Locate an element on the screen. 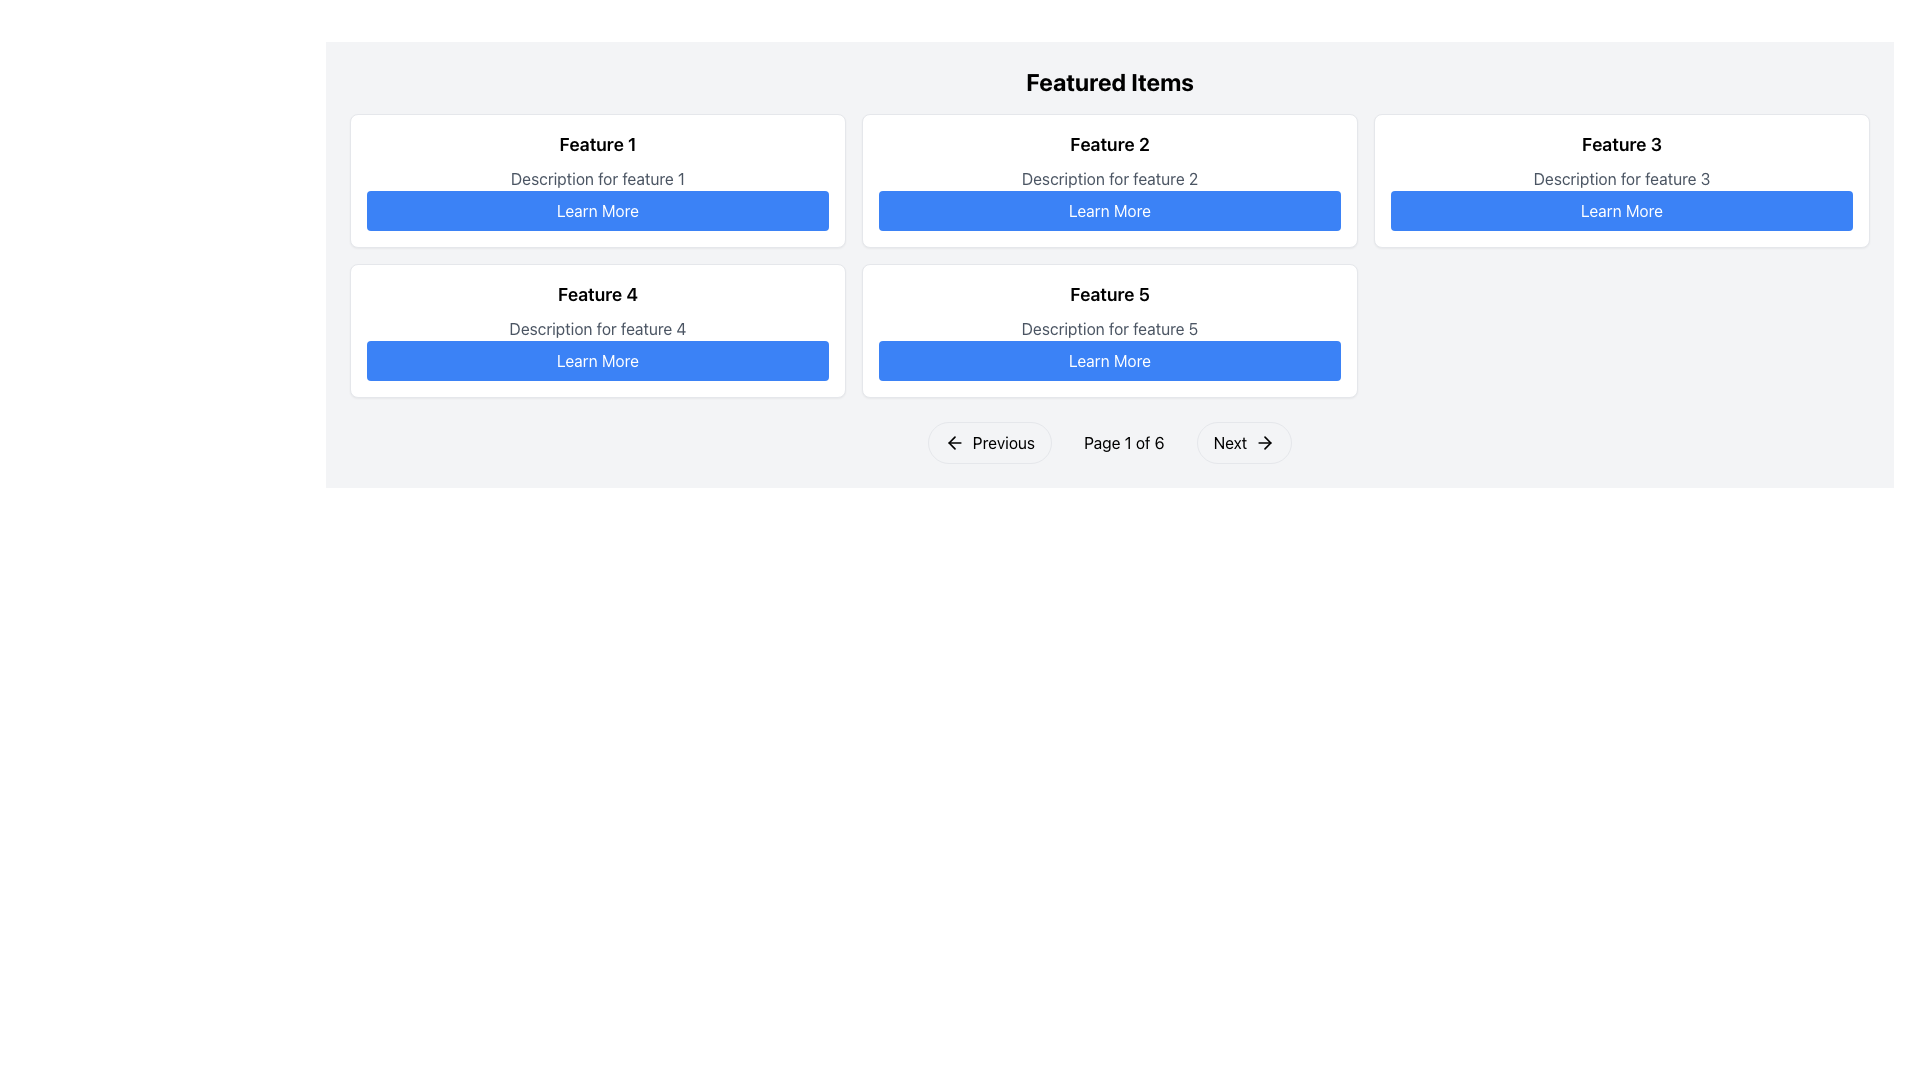 Image resolution: width=1920 pixels, height=1080 pixels. the pagination state text located centrally in the footer navigation bar, positioned between the 'Previous' and 'Next' buttons is located at coordinates (1124, 442).